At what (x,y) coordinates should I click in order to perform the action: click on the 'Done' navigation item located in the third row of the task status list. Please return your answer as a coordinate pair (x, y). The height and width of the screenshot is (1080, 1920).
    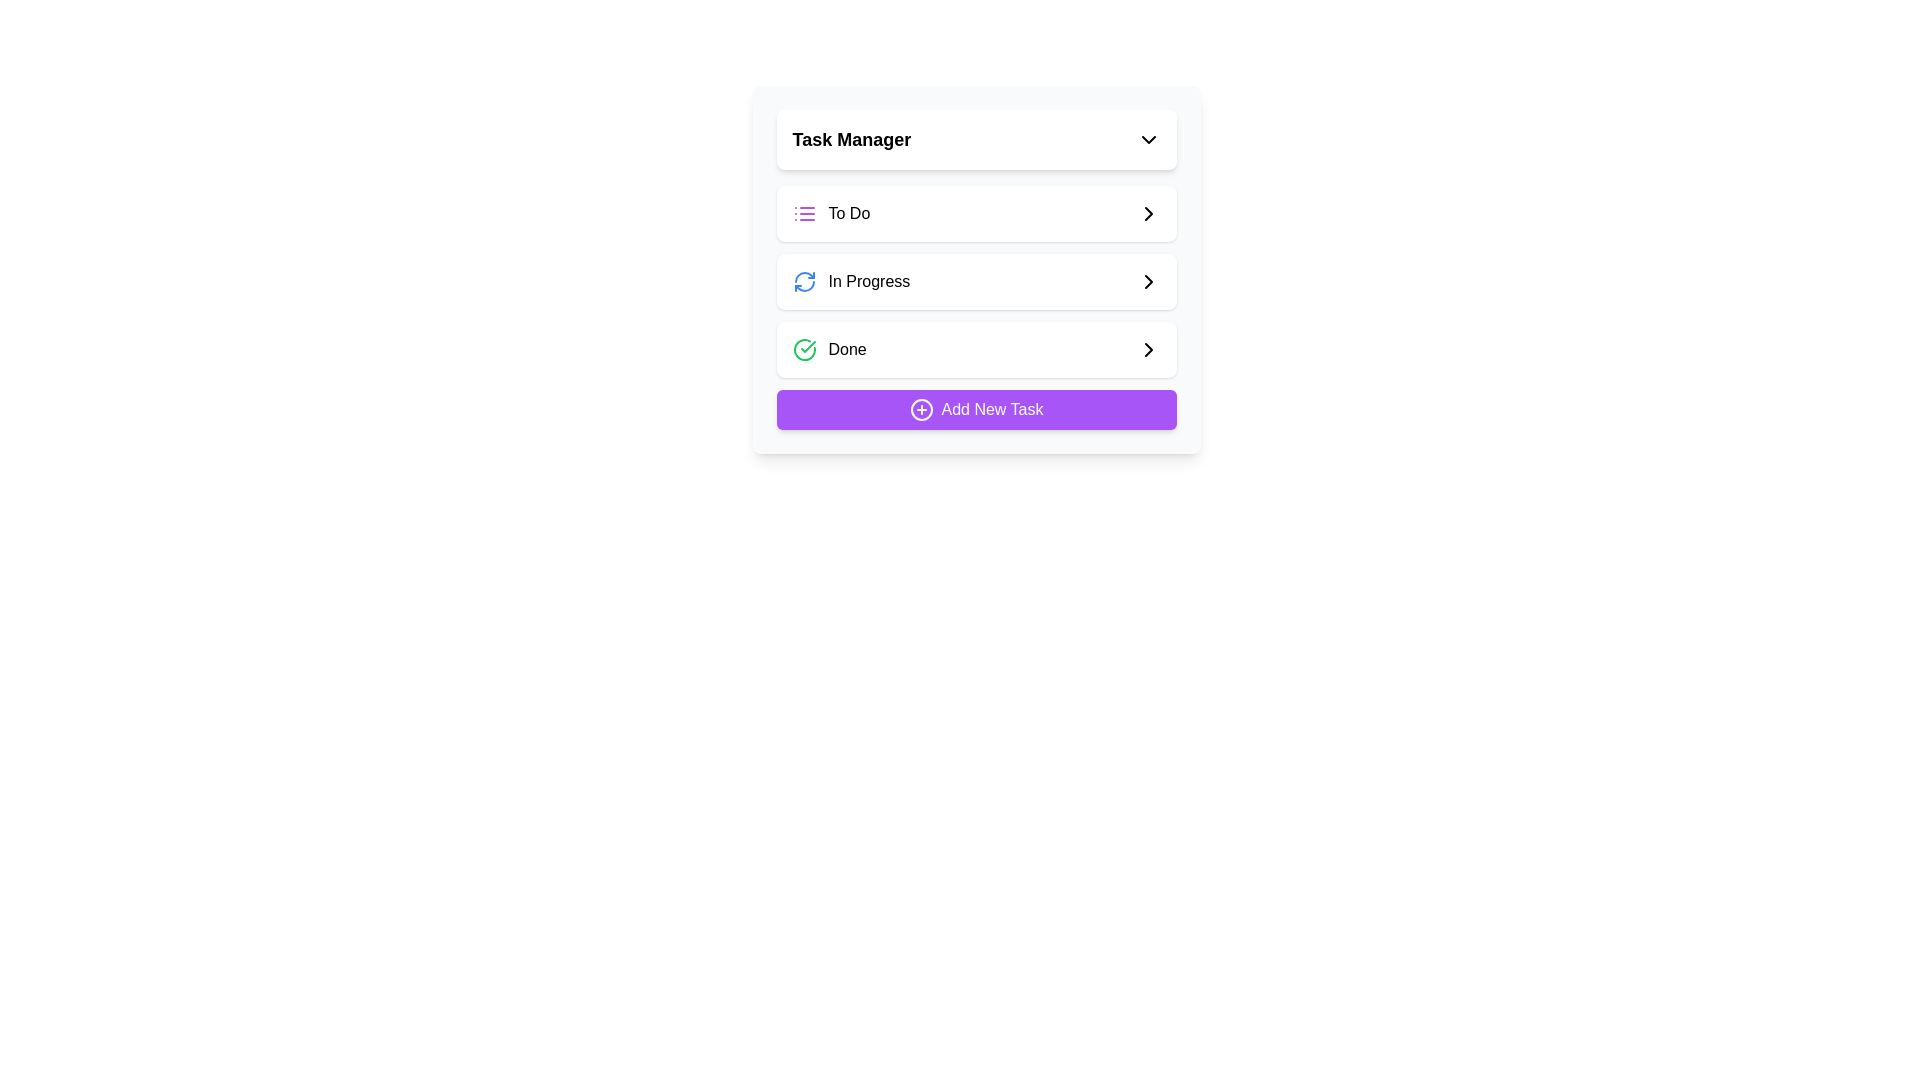
    Looking at the image, I should click on (976, 349).